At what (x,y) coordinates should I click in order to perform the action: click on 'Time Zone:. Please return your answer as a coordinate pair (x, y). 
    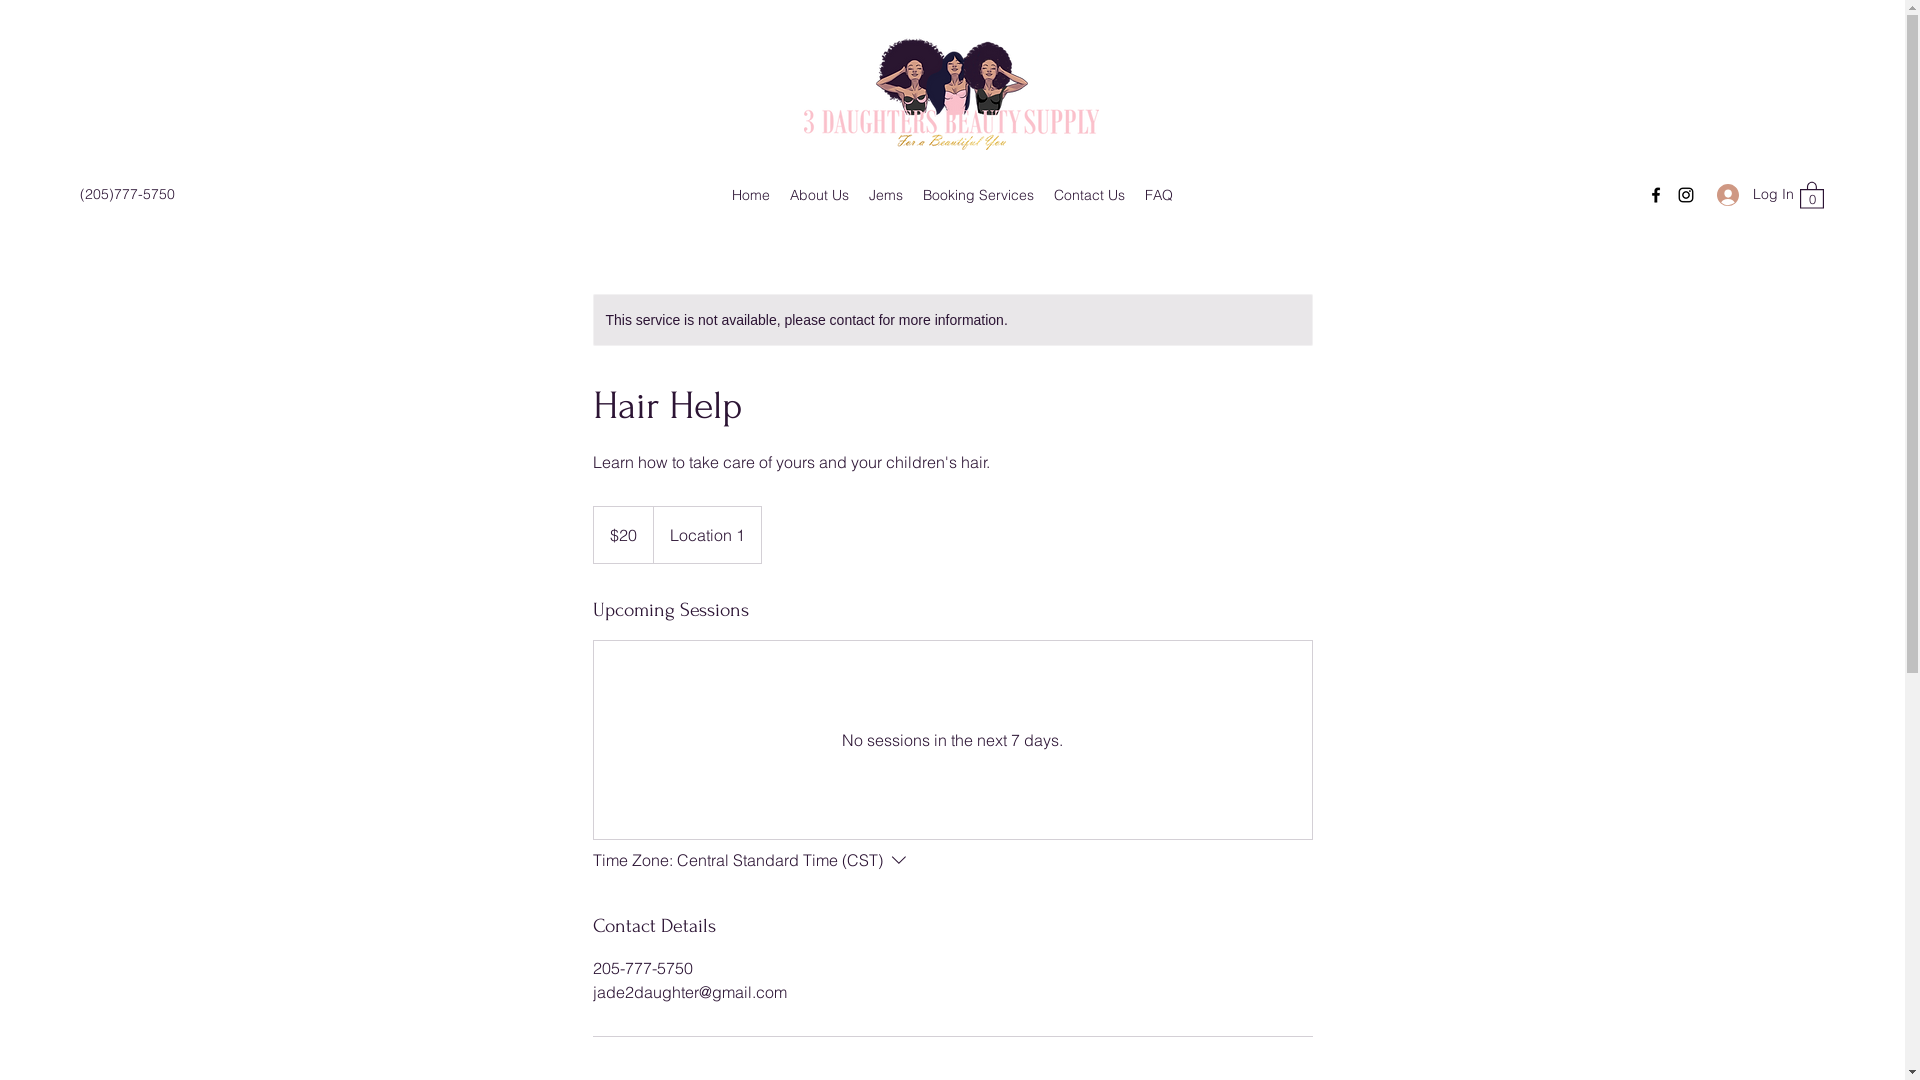
    Looking at the image, I should click on (752, 859).